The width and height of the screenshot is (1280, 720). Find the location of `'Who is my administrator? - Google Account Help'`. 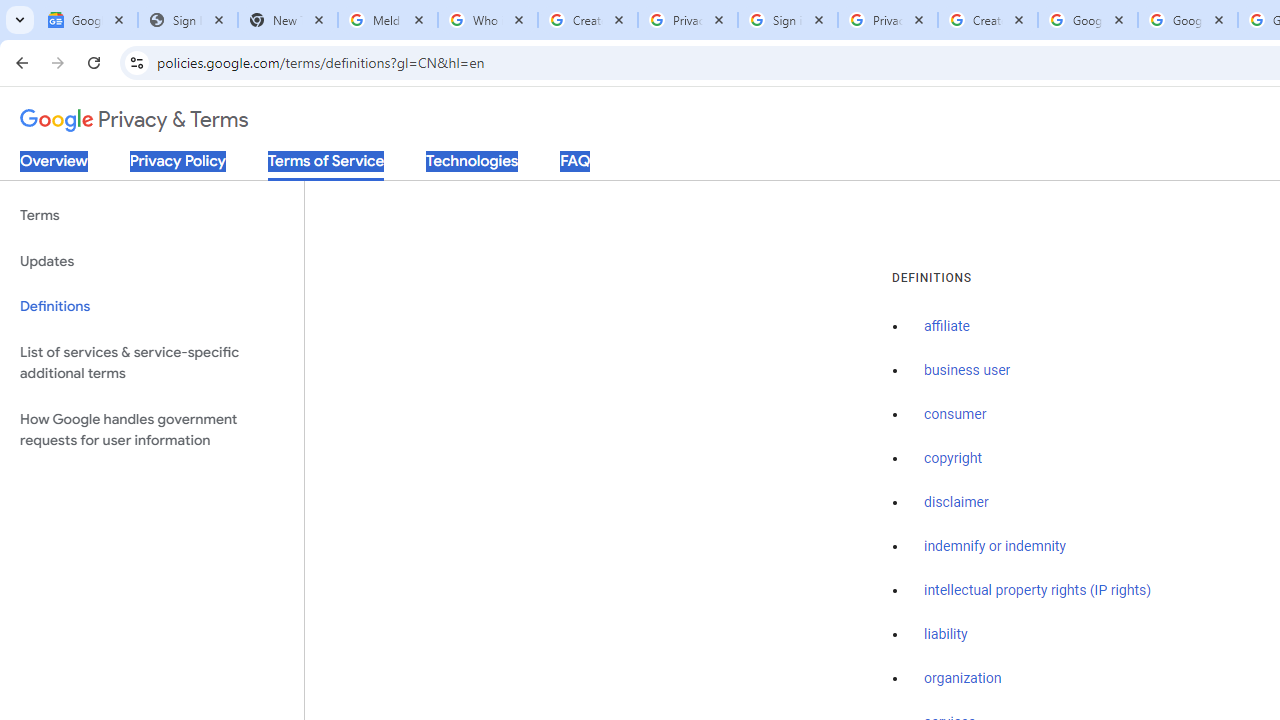

'Who is my administrator? - Google Account Help' is located at coordinates (487, 20).